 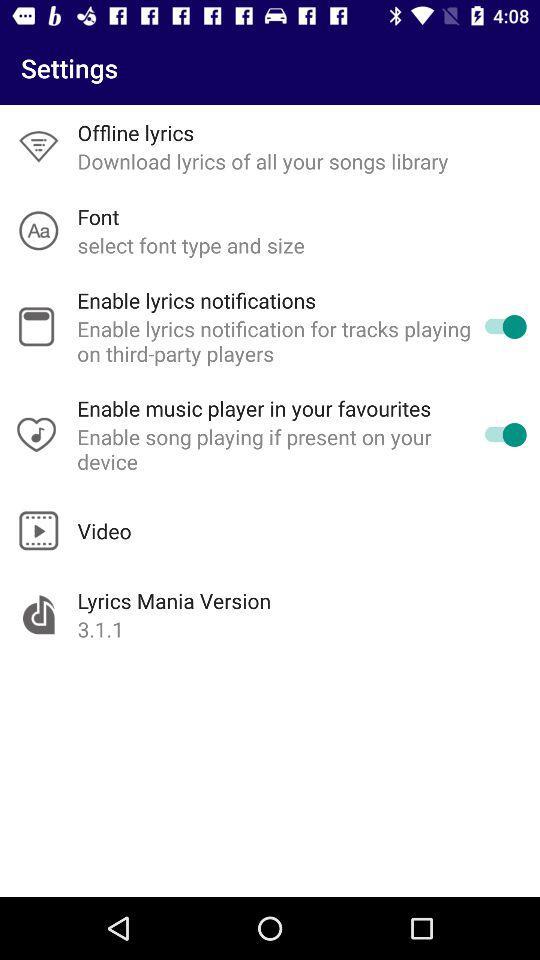 What do you see at coordinates (135, 131) in the screenshot?
I see `the app above download lyrics of` at bounding box center [135, 131].